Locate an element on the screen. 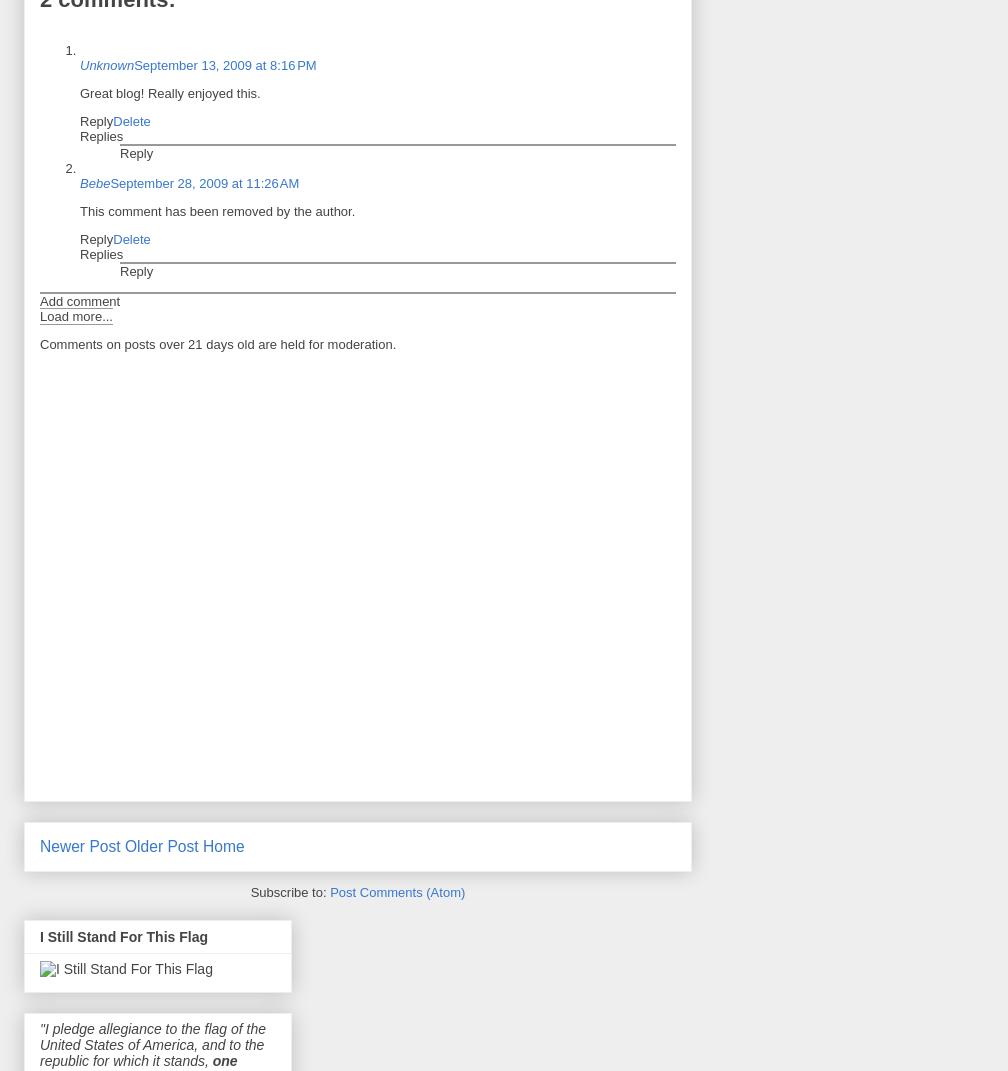 The height and width of the screenshot is (1071, 1008). '"I pledge allegiance to the flag of the United States of America, and to the republic for which it stands,' is located at coordinates (40, 1044).